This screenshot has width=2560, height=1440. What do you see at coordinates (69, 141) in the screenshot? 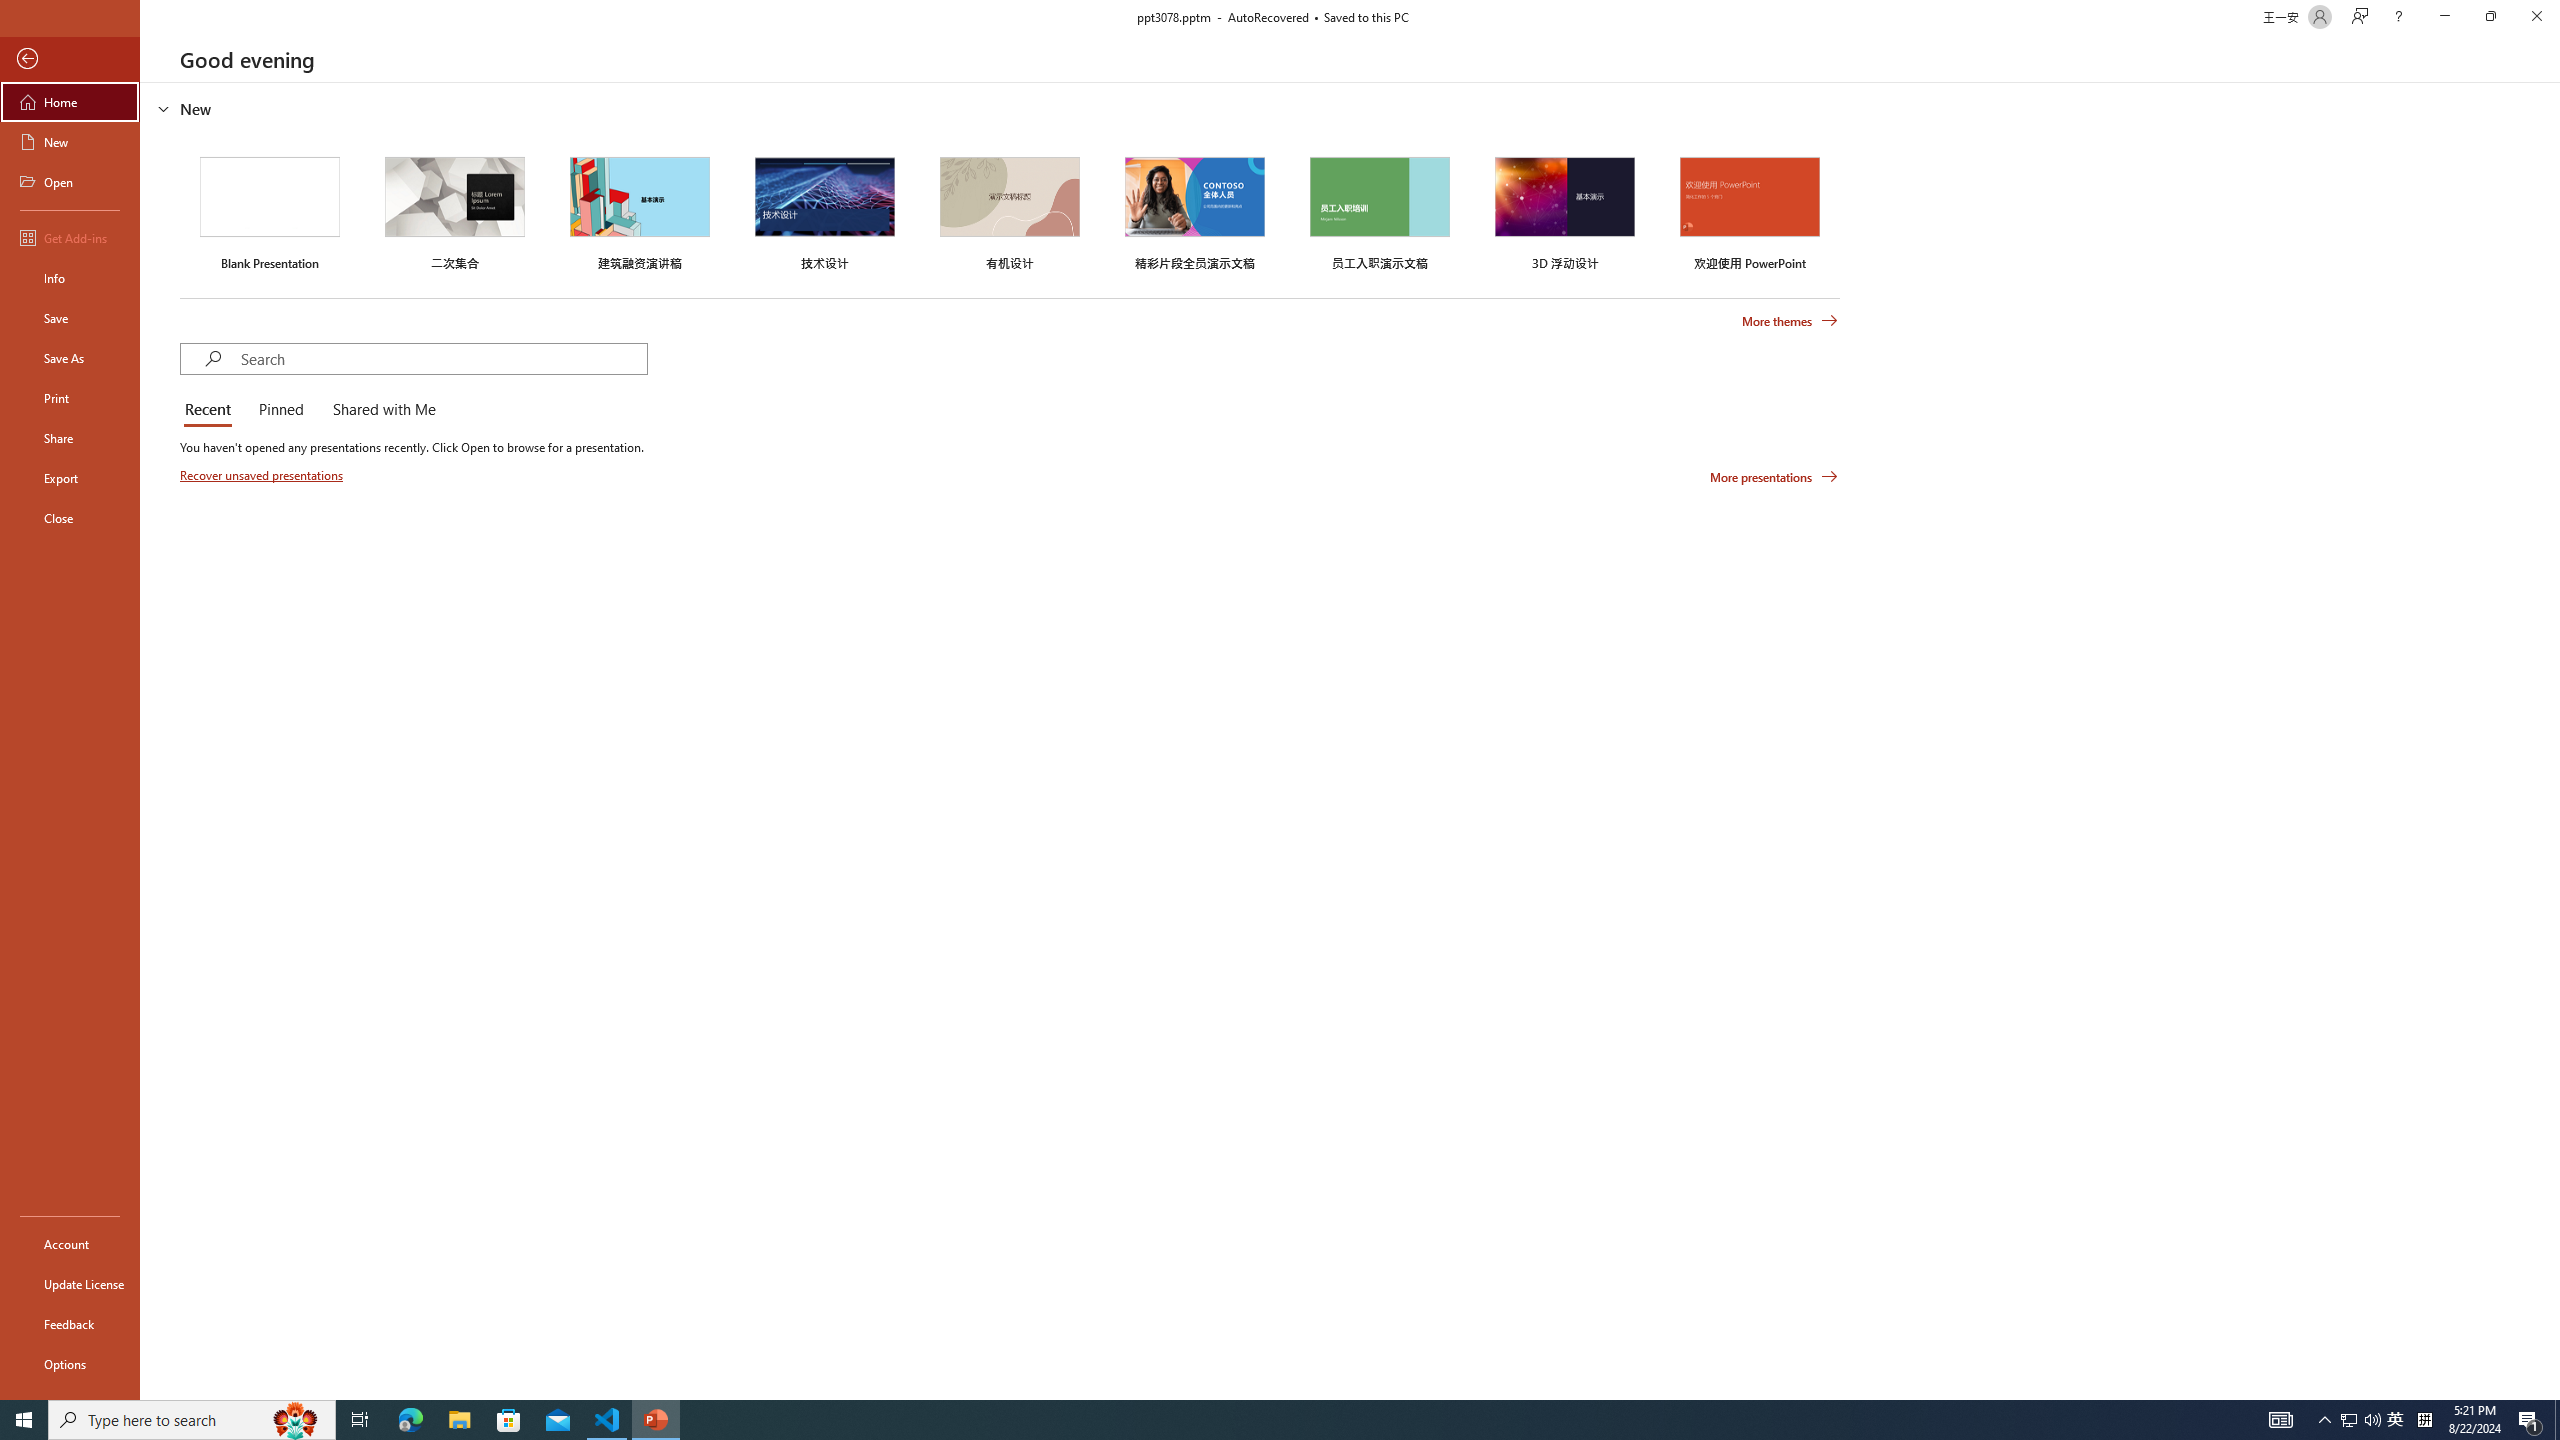
I see `'New'` at bounding box center [69, 141].